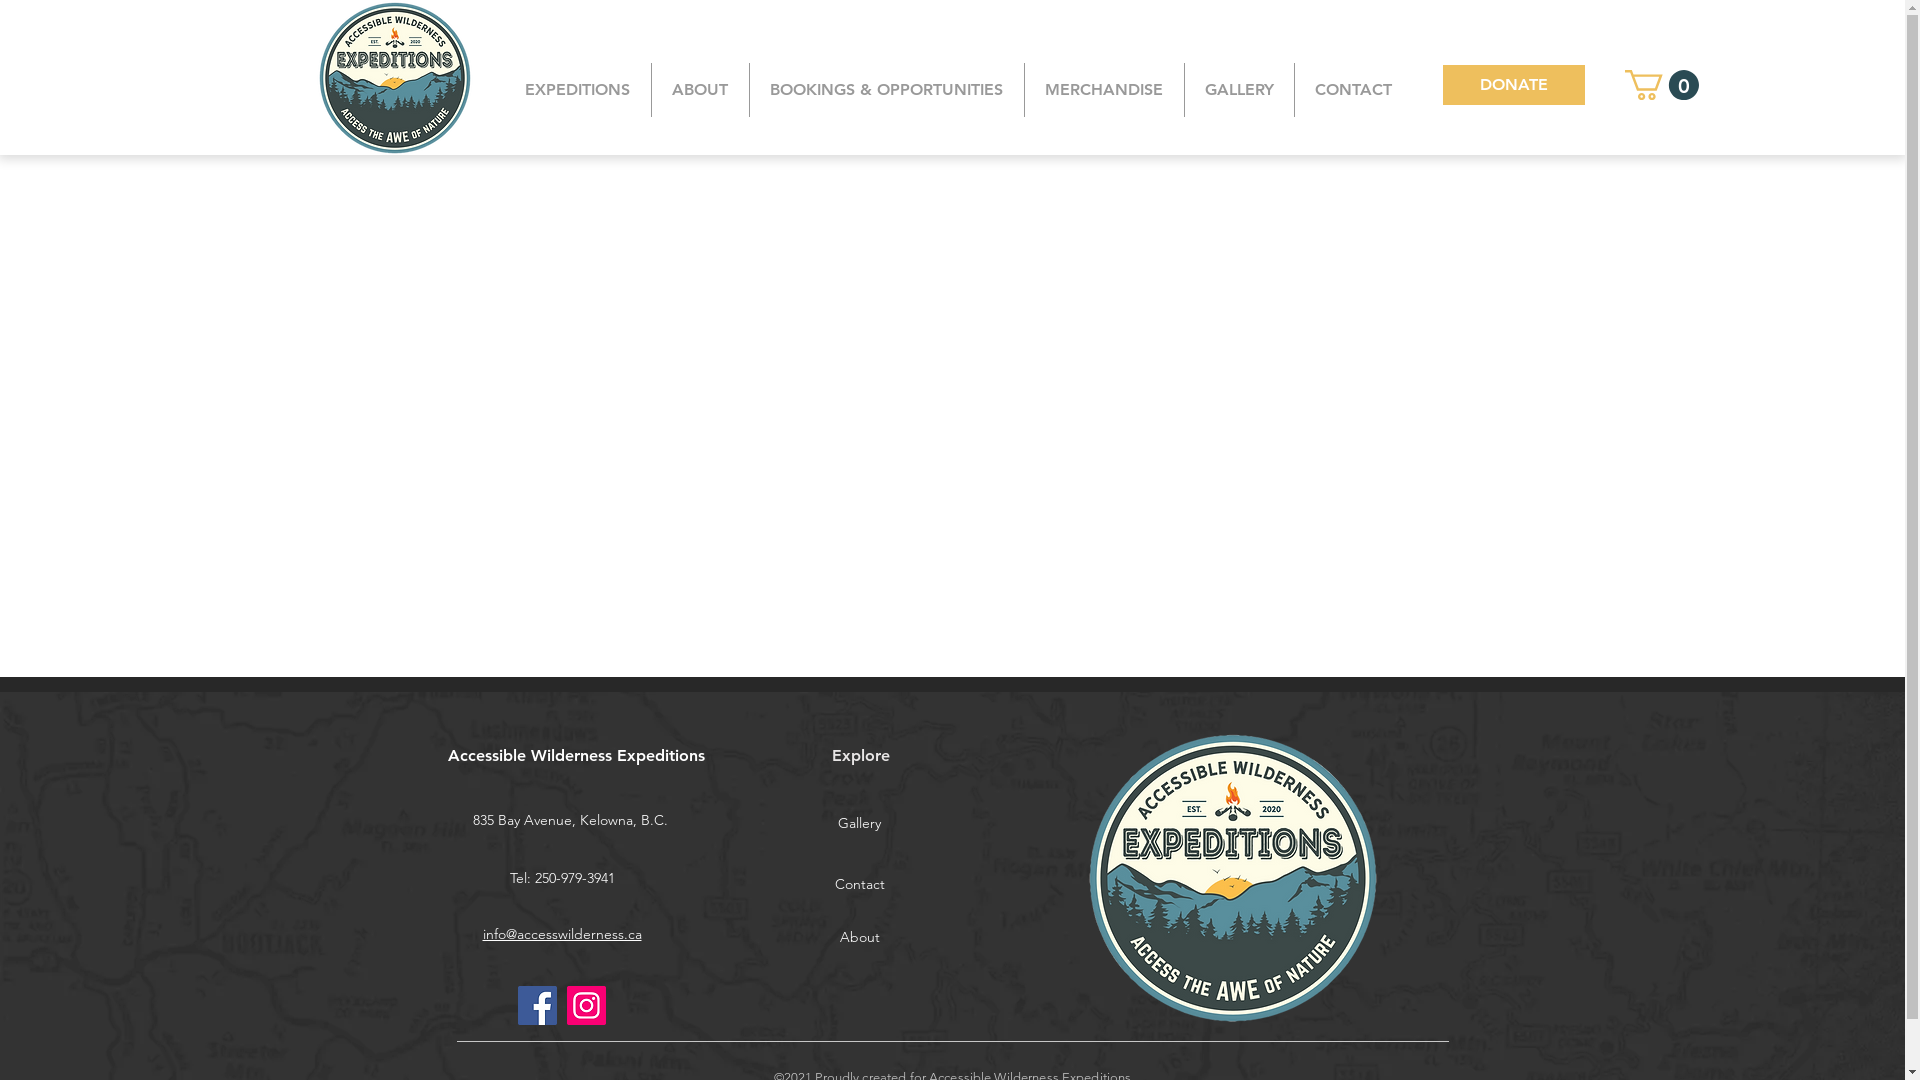 The width and height of the screenshot is (1920, 1080). What do you see at coordinates (1237, 88) in the screenshot?
I see `'GALLERY'` at bounding box center [1237, 88].